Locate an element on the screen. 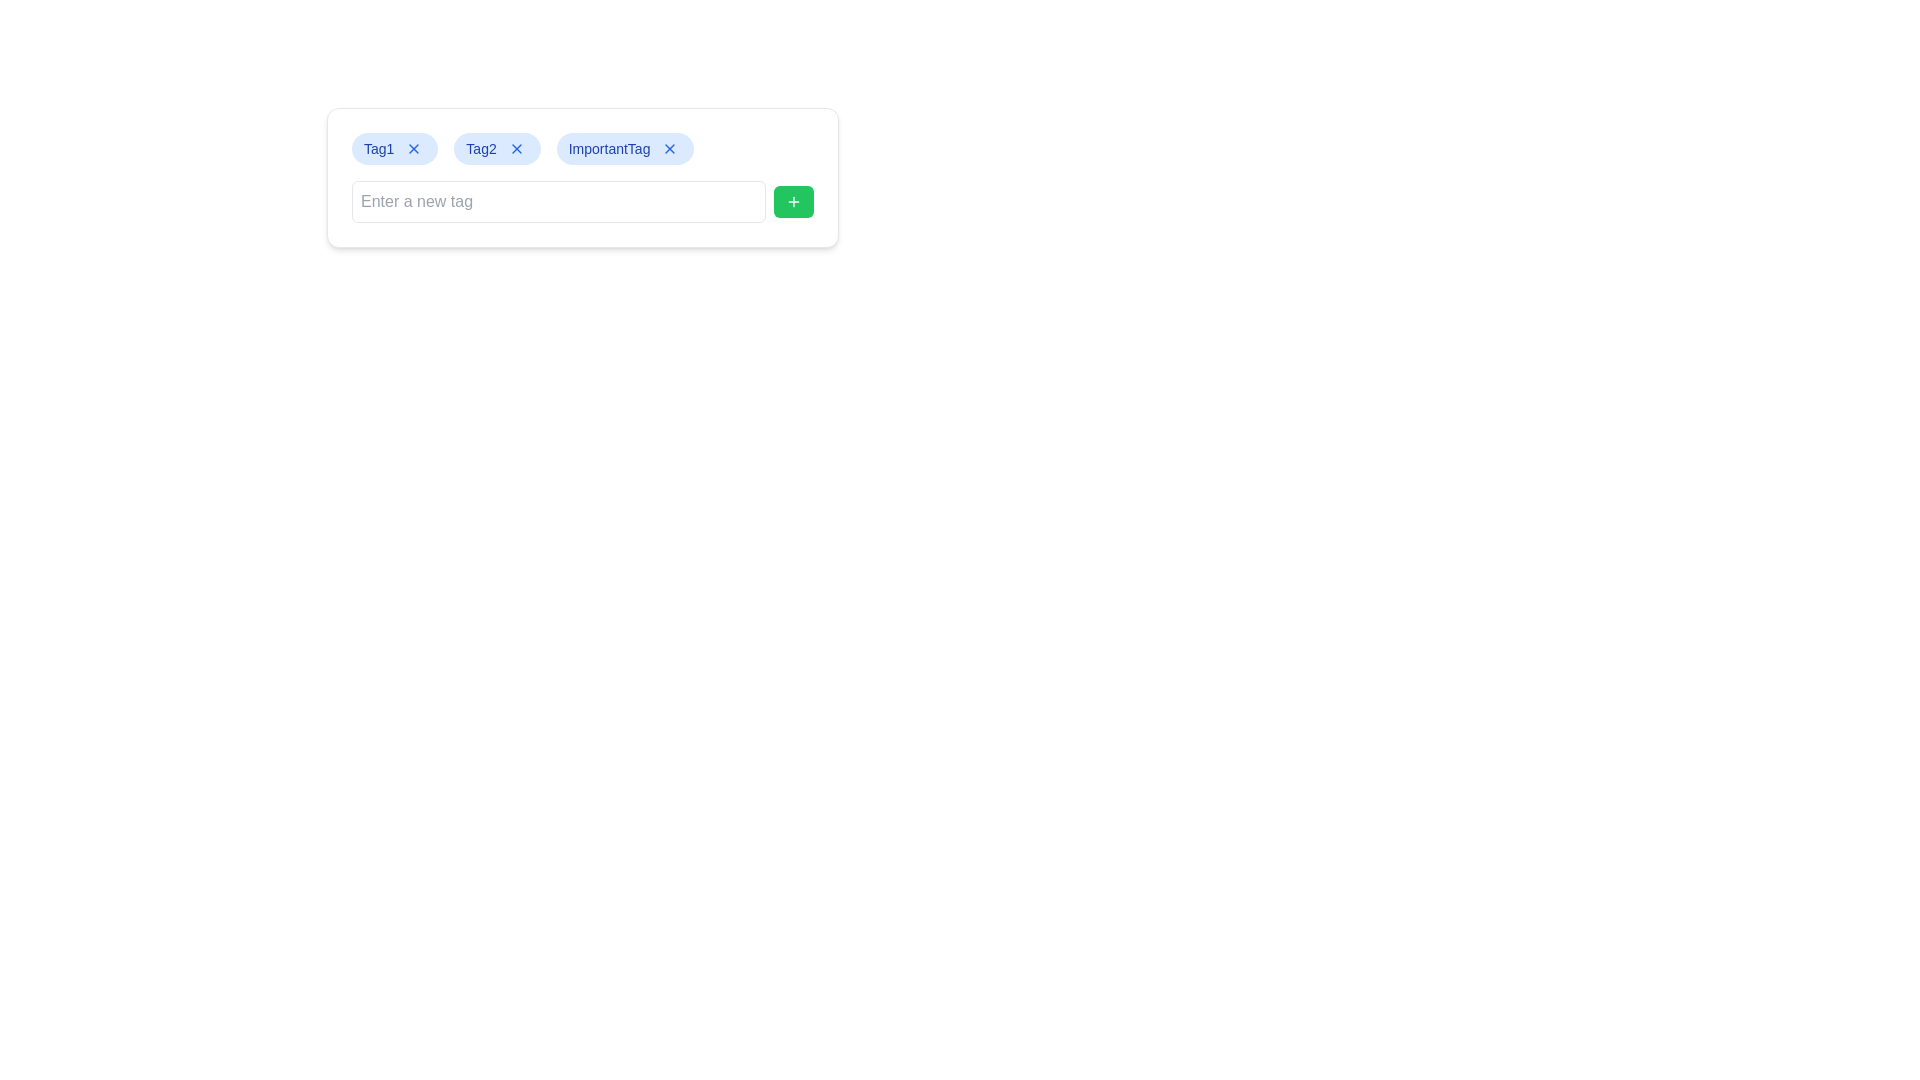 The height and width of the screenshot is (1080, 1920). the text label containing 'Tag1' which is styled with a blue background and rounded corners, located at the start of the tag component is located at coordinates (379, 148).